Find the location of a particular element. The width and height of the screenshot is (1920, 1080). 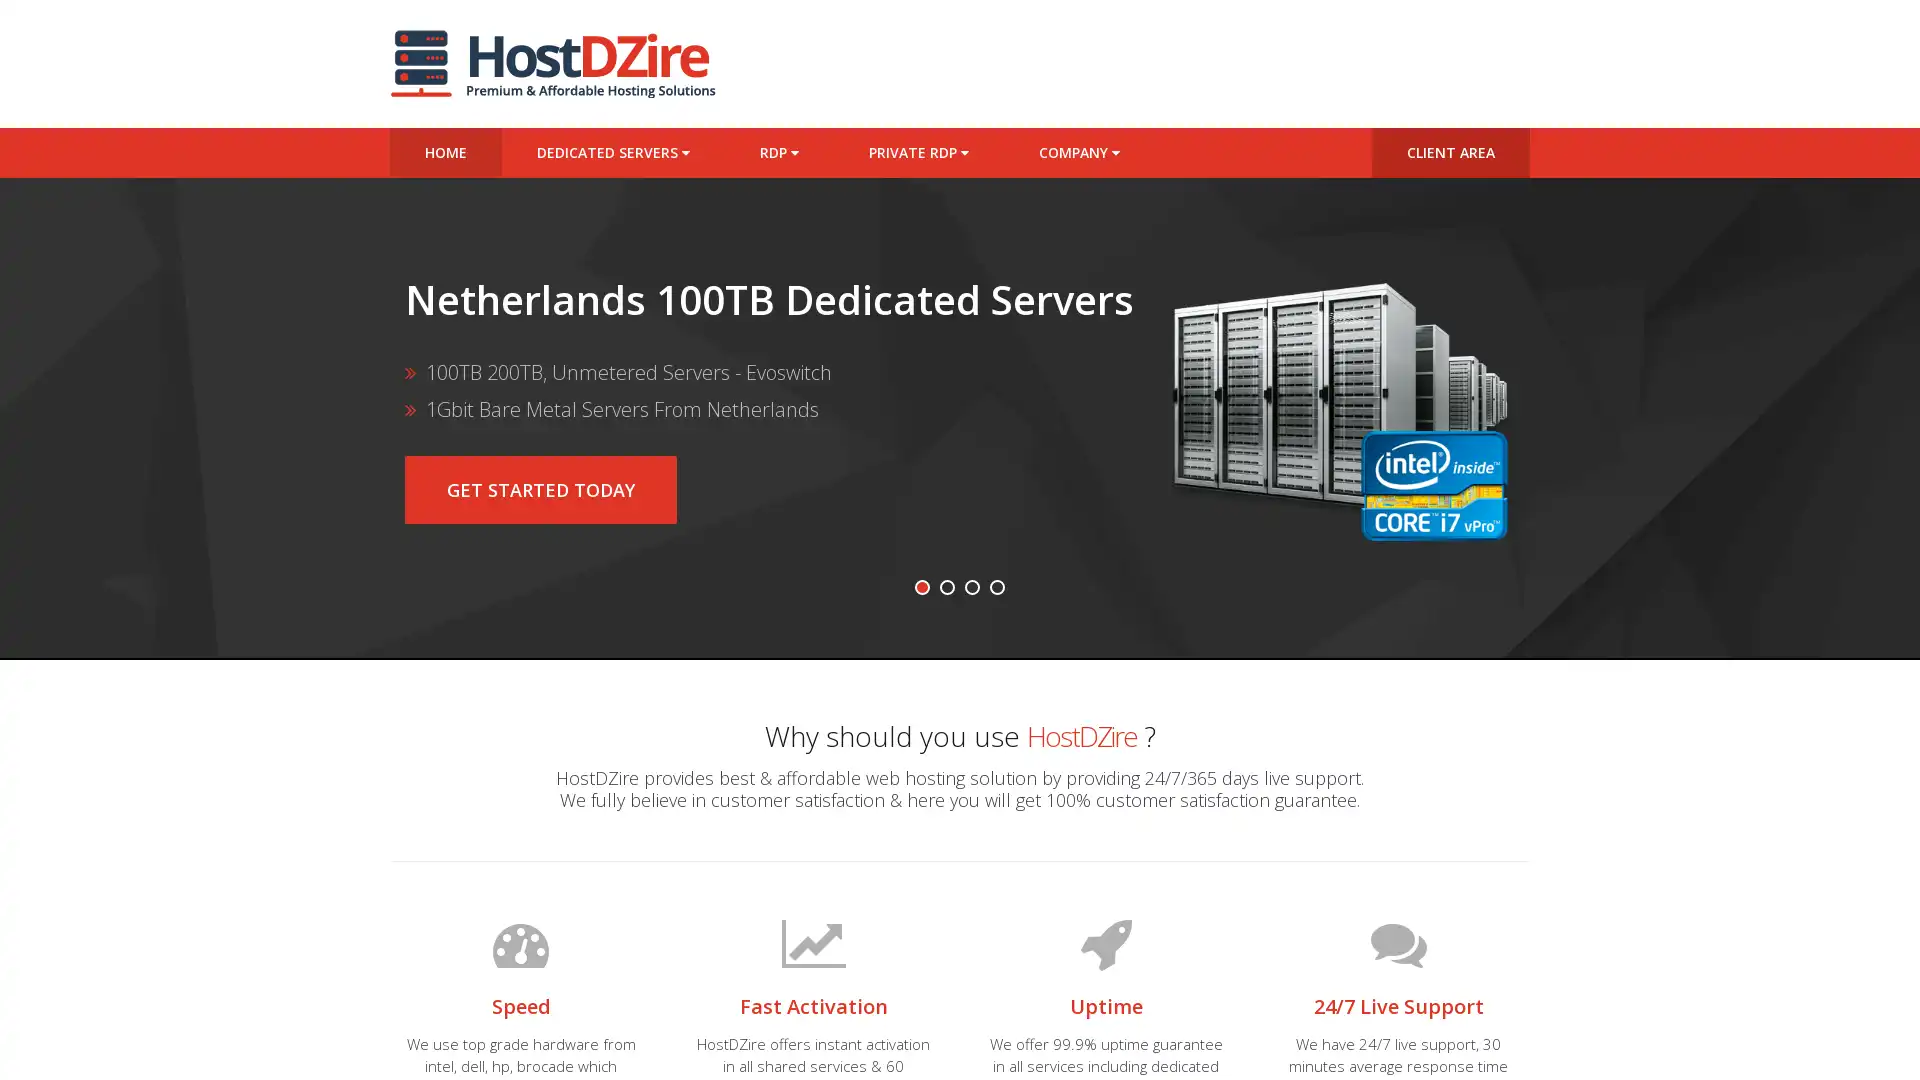

RDP is located at coordinates (778, 152).